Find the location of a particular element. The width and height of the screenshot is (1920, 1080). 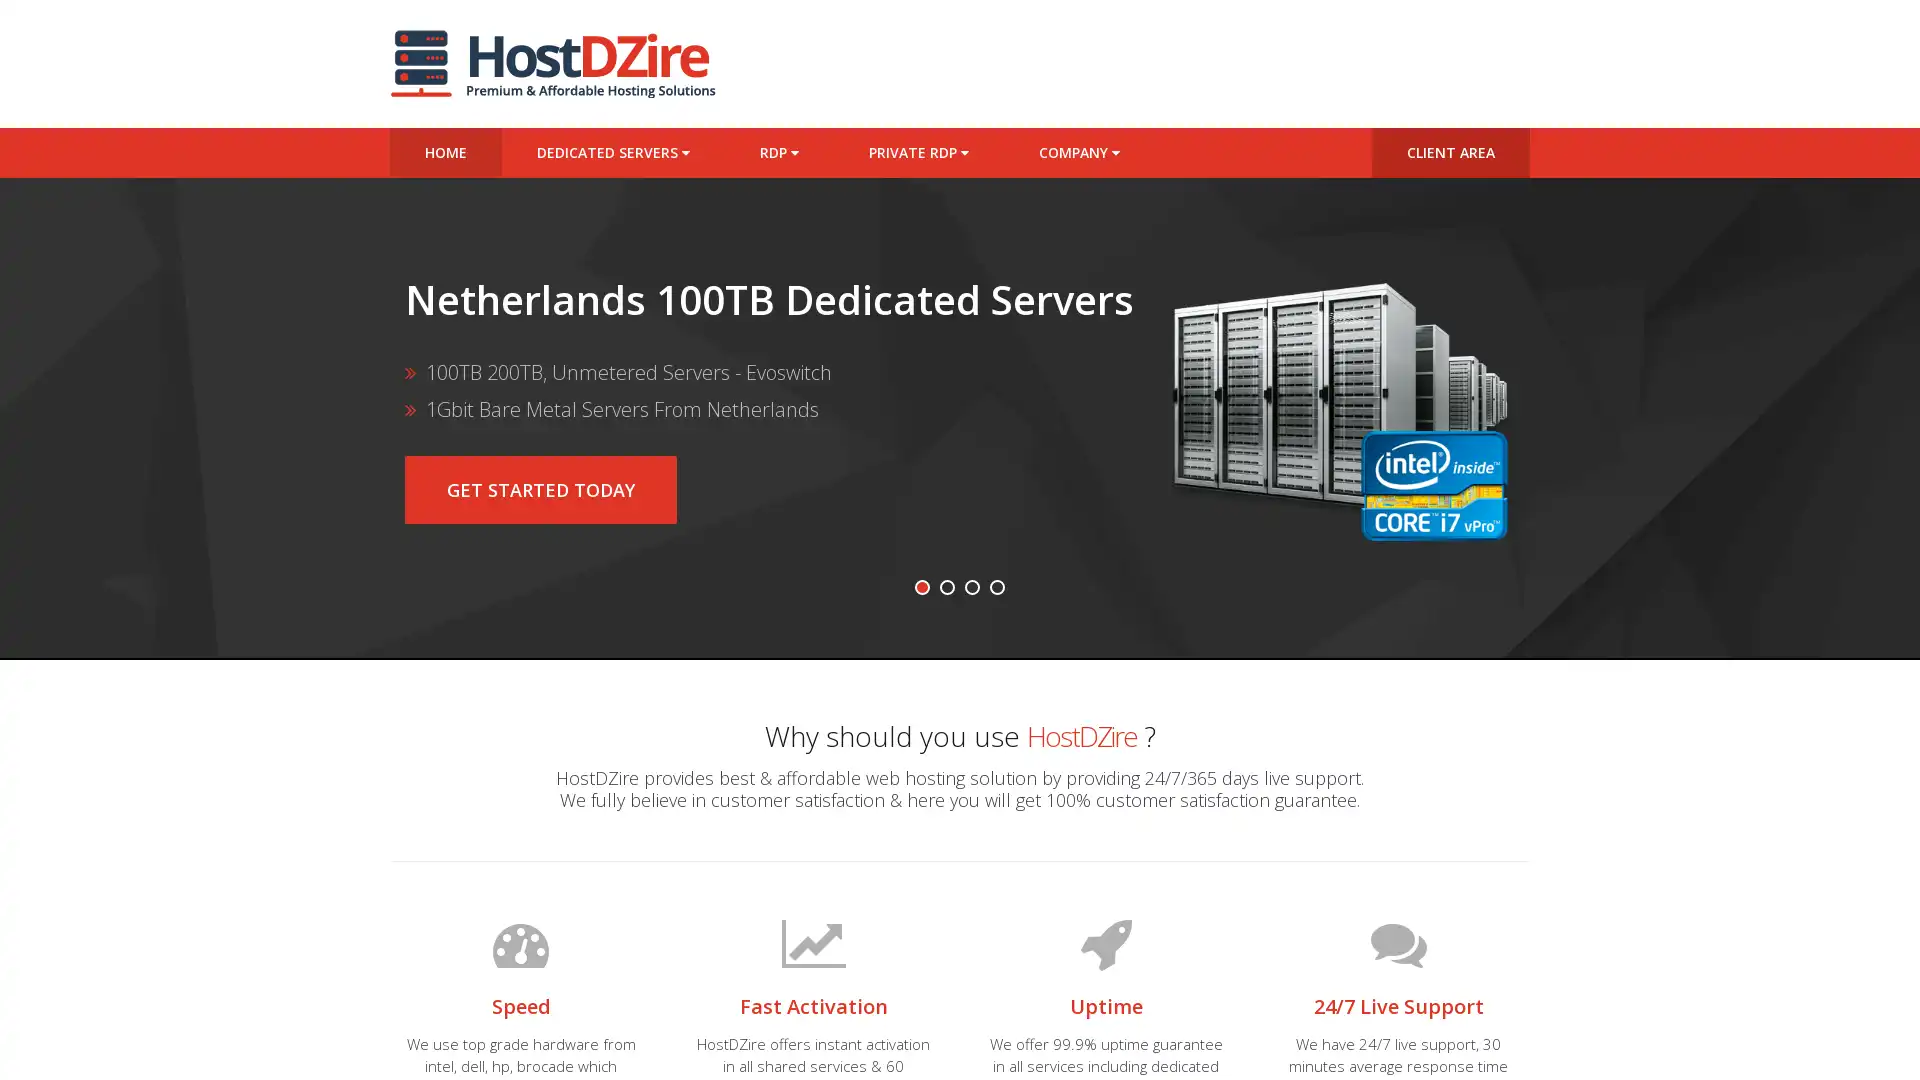

RDP is located at coordinates (778, 152).